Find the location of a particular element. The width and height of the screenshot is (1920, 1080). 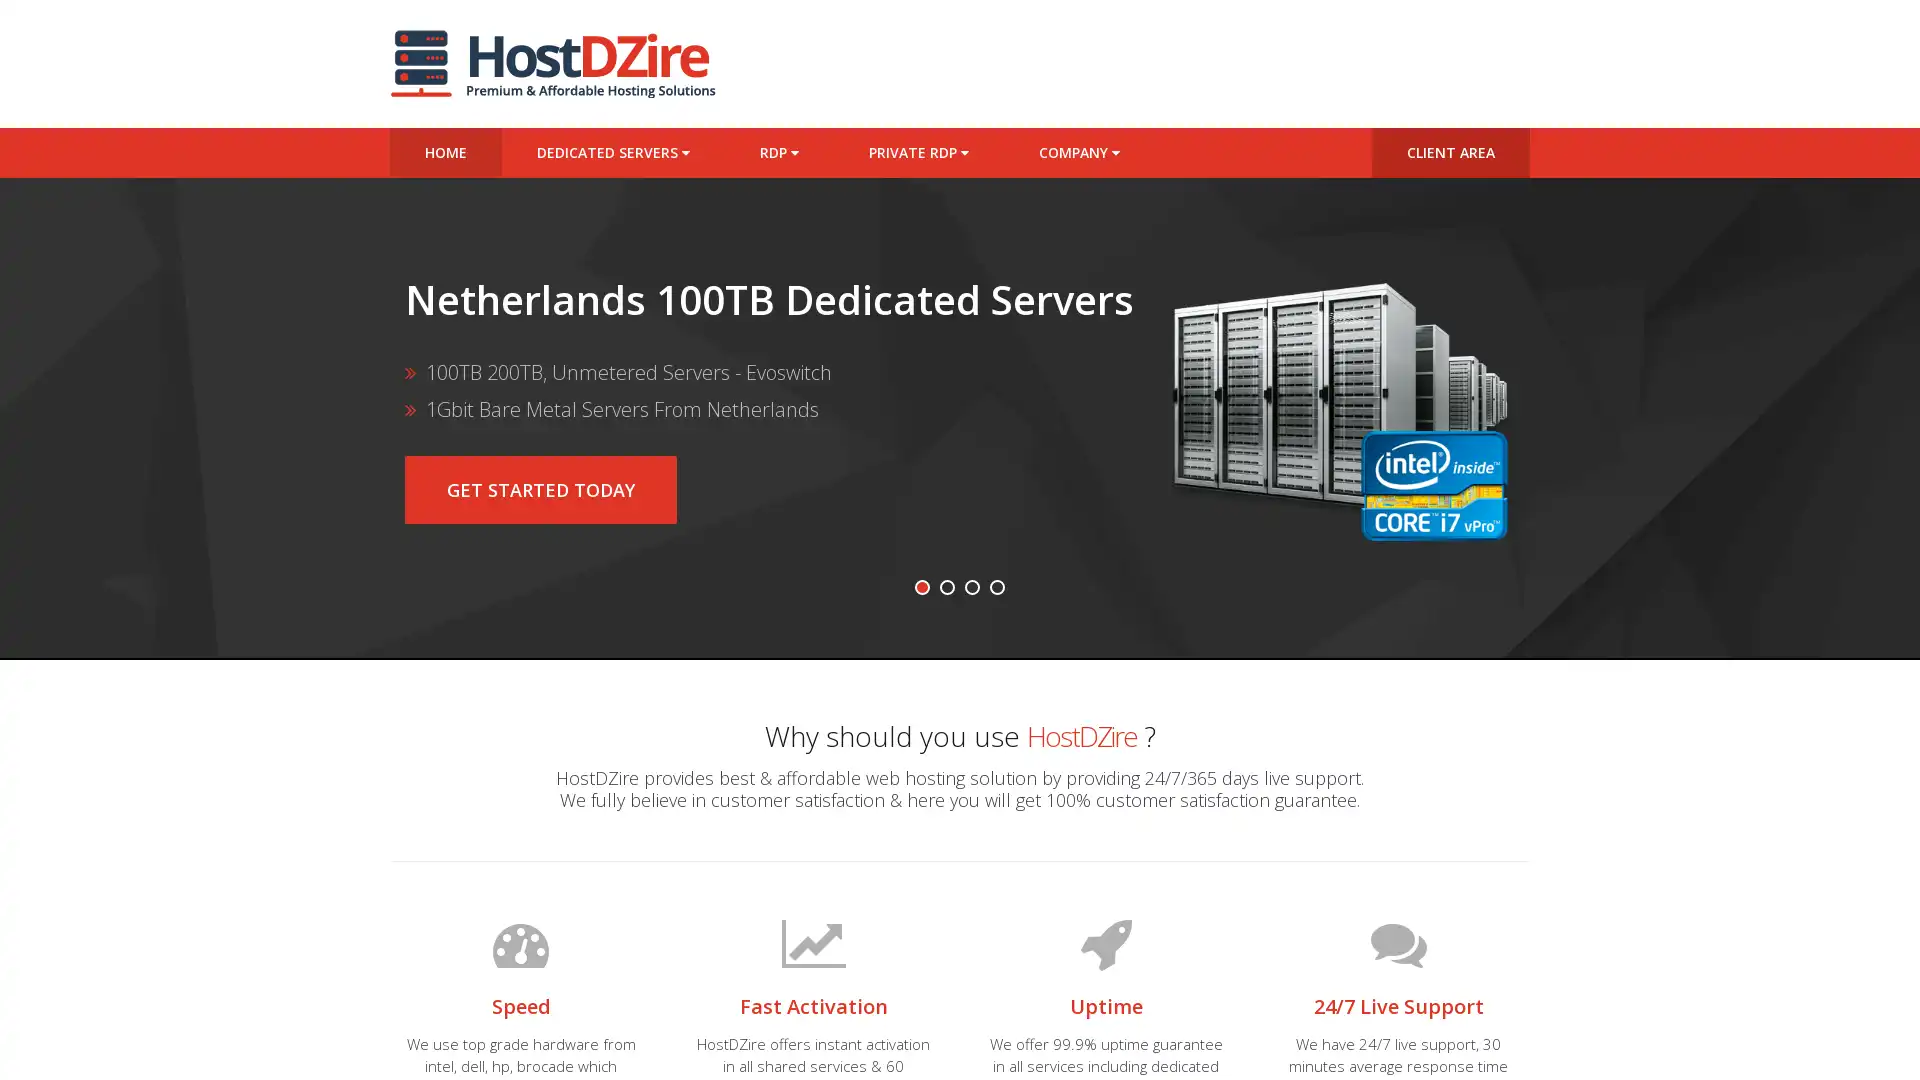

RDP is located at coordinates (778, 152).